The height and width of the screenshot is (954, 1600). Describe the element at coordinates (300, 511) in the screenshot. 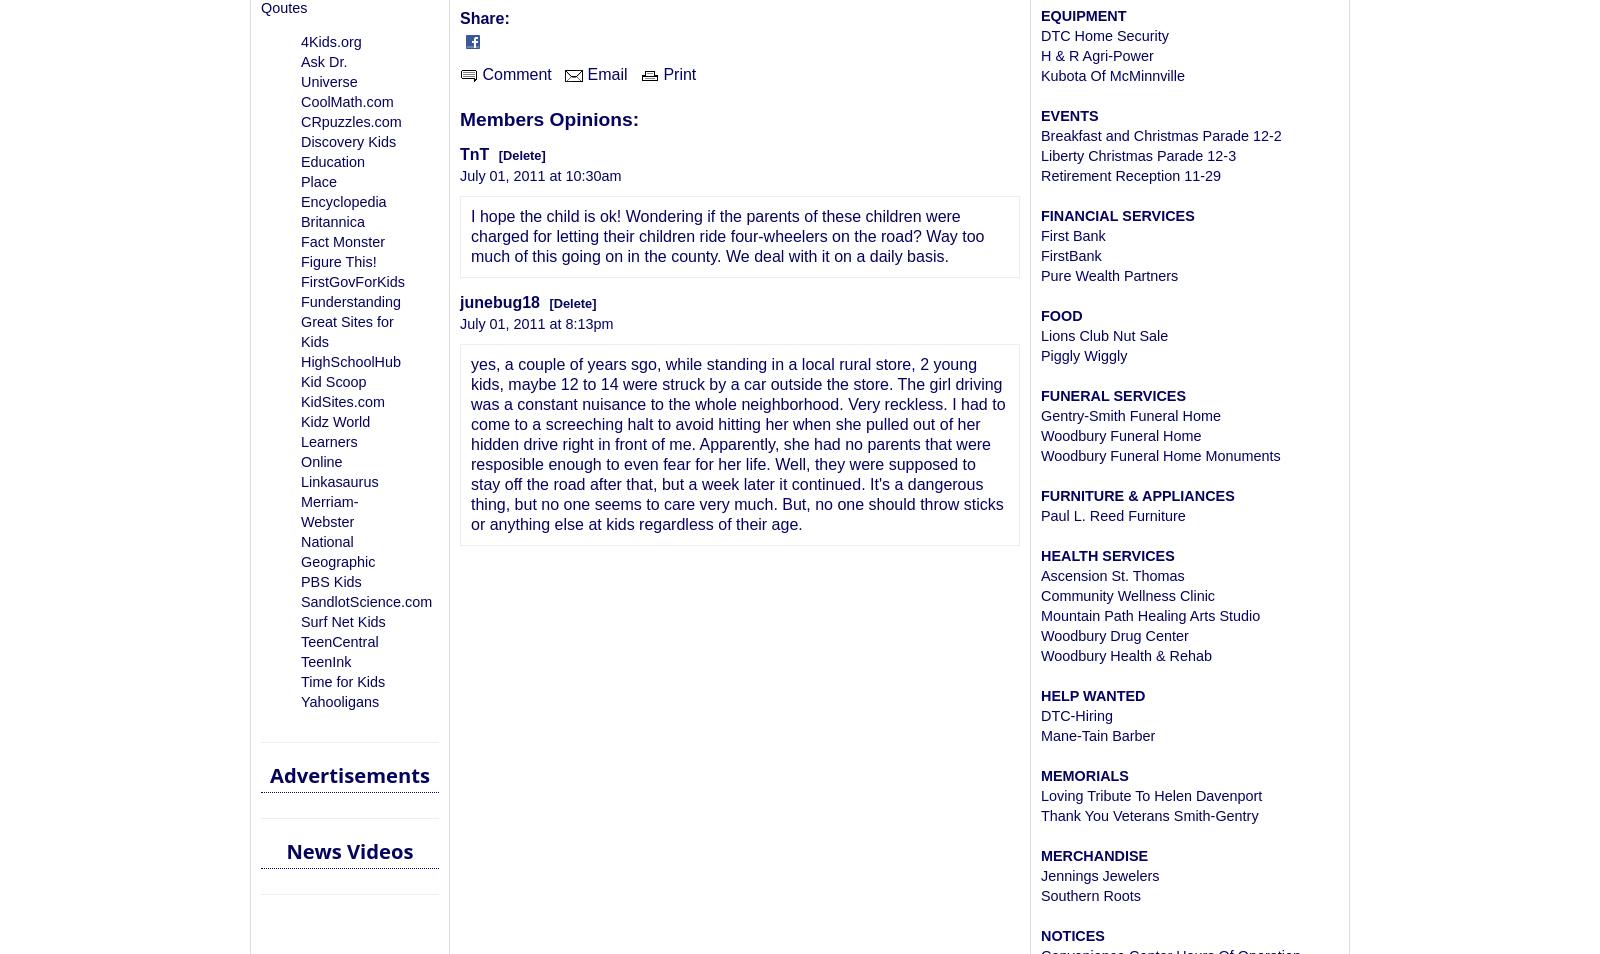

I see `'Merriam-Webster'` at that location.